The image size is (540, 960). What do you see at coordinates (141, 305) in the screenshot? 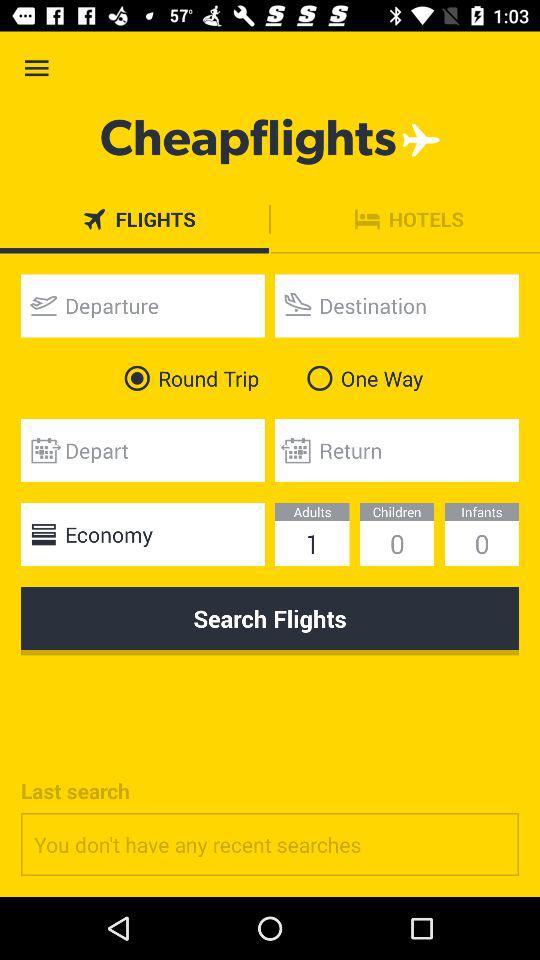
I see `set your departure location` at bounding box center [141, 305].